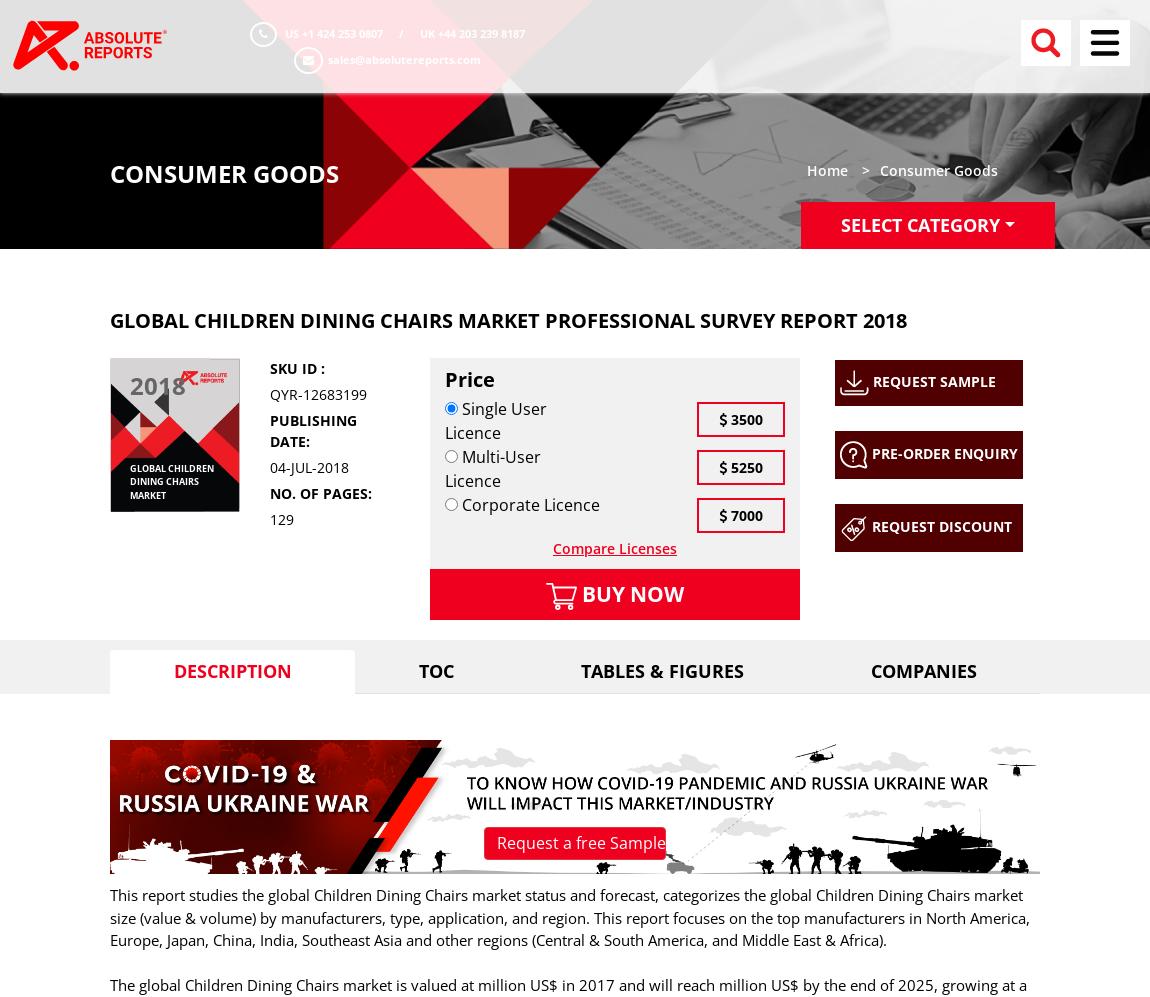  What do you see at coordinates (570, 917) in the screenshot?
I see `'This report studies the global Children Dining Chairs market status and forecast, categorizes the global Children Dining Chairs market size (value & volume) by manufacturers, type, application, and region. This report focuses on the top manufacturers in North America, Europe, Japan, China, India, Southeast Asia and other regions (Central & South America, and Middle East & Africa).'` at bounding box center [570, 917].